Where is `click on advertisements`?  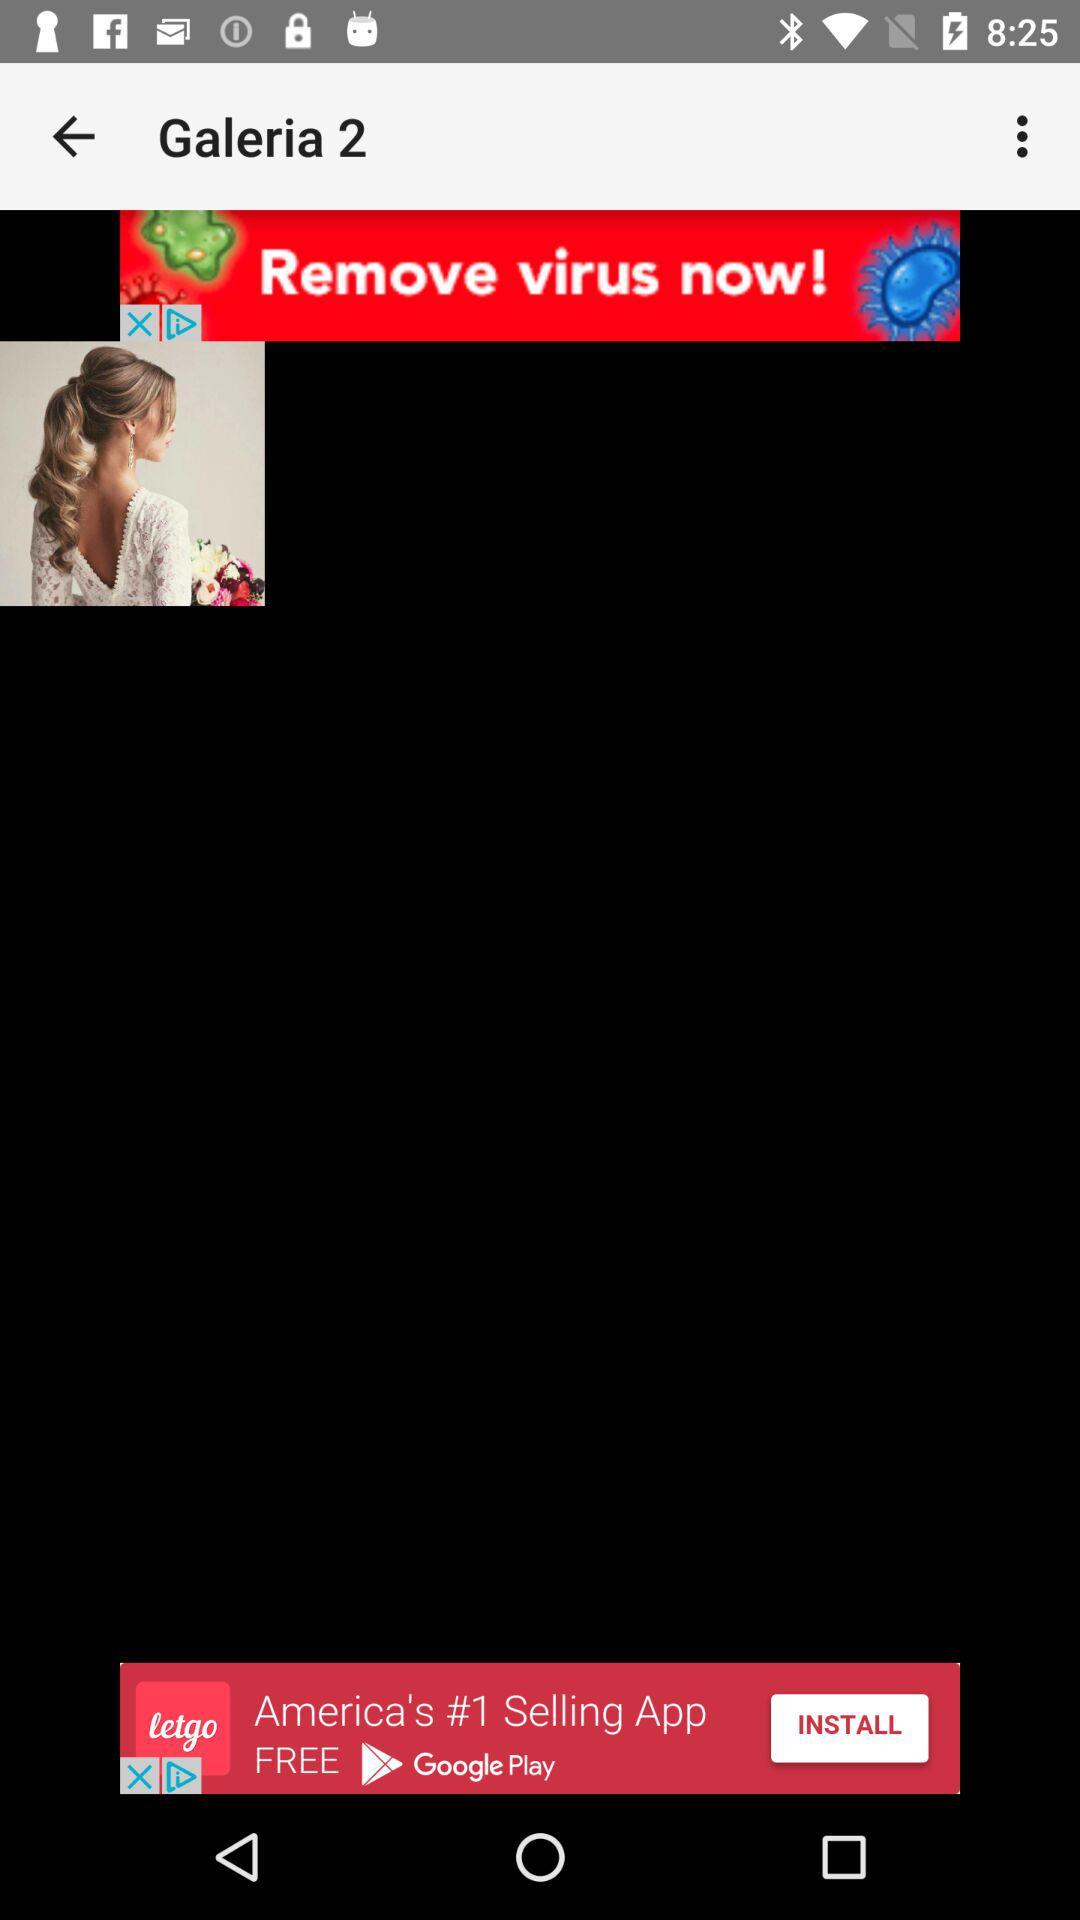 click on advertisements is located at coordinates (540, 1727).